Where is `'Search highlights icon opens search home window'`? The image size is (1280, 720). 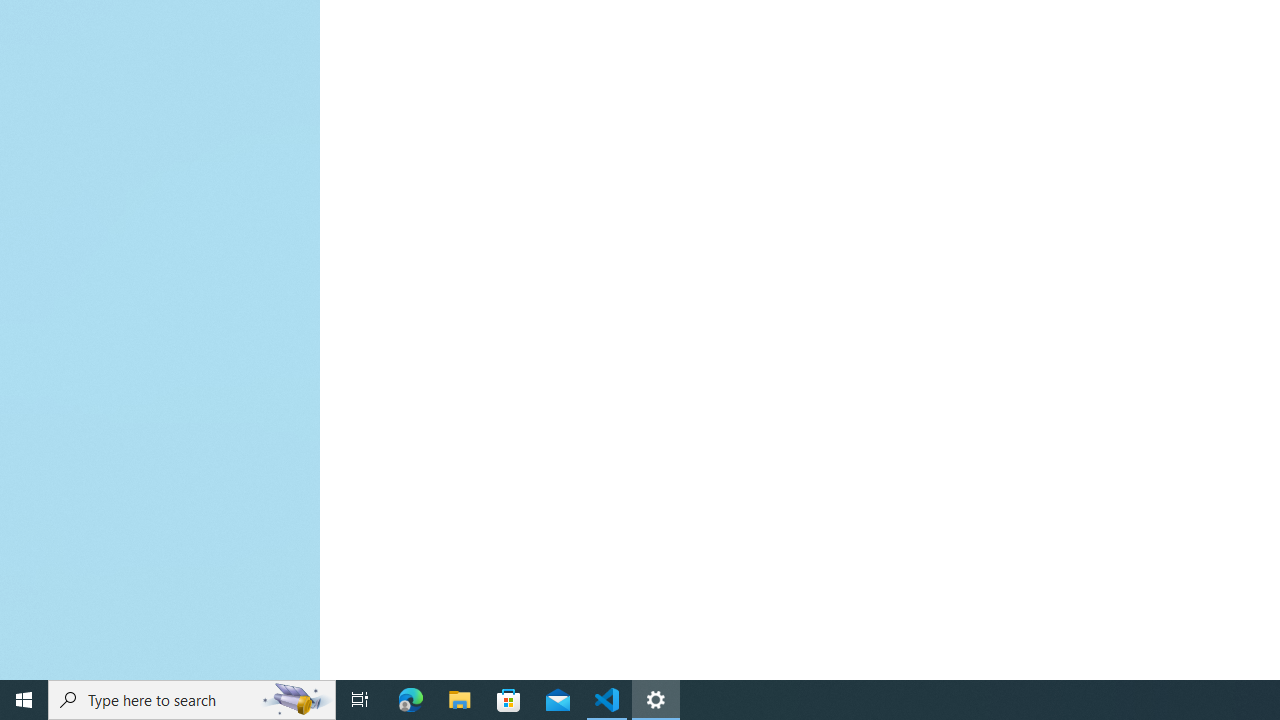
'Search highlights icon opens search home window' is located at coordinates (294, 698).